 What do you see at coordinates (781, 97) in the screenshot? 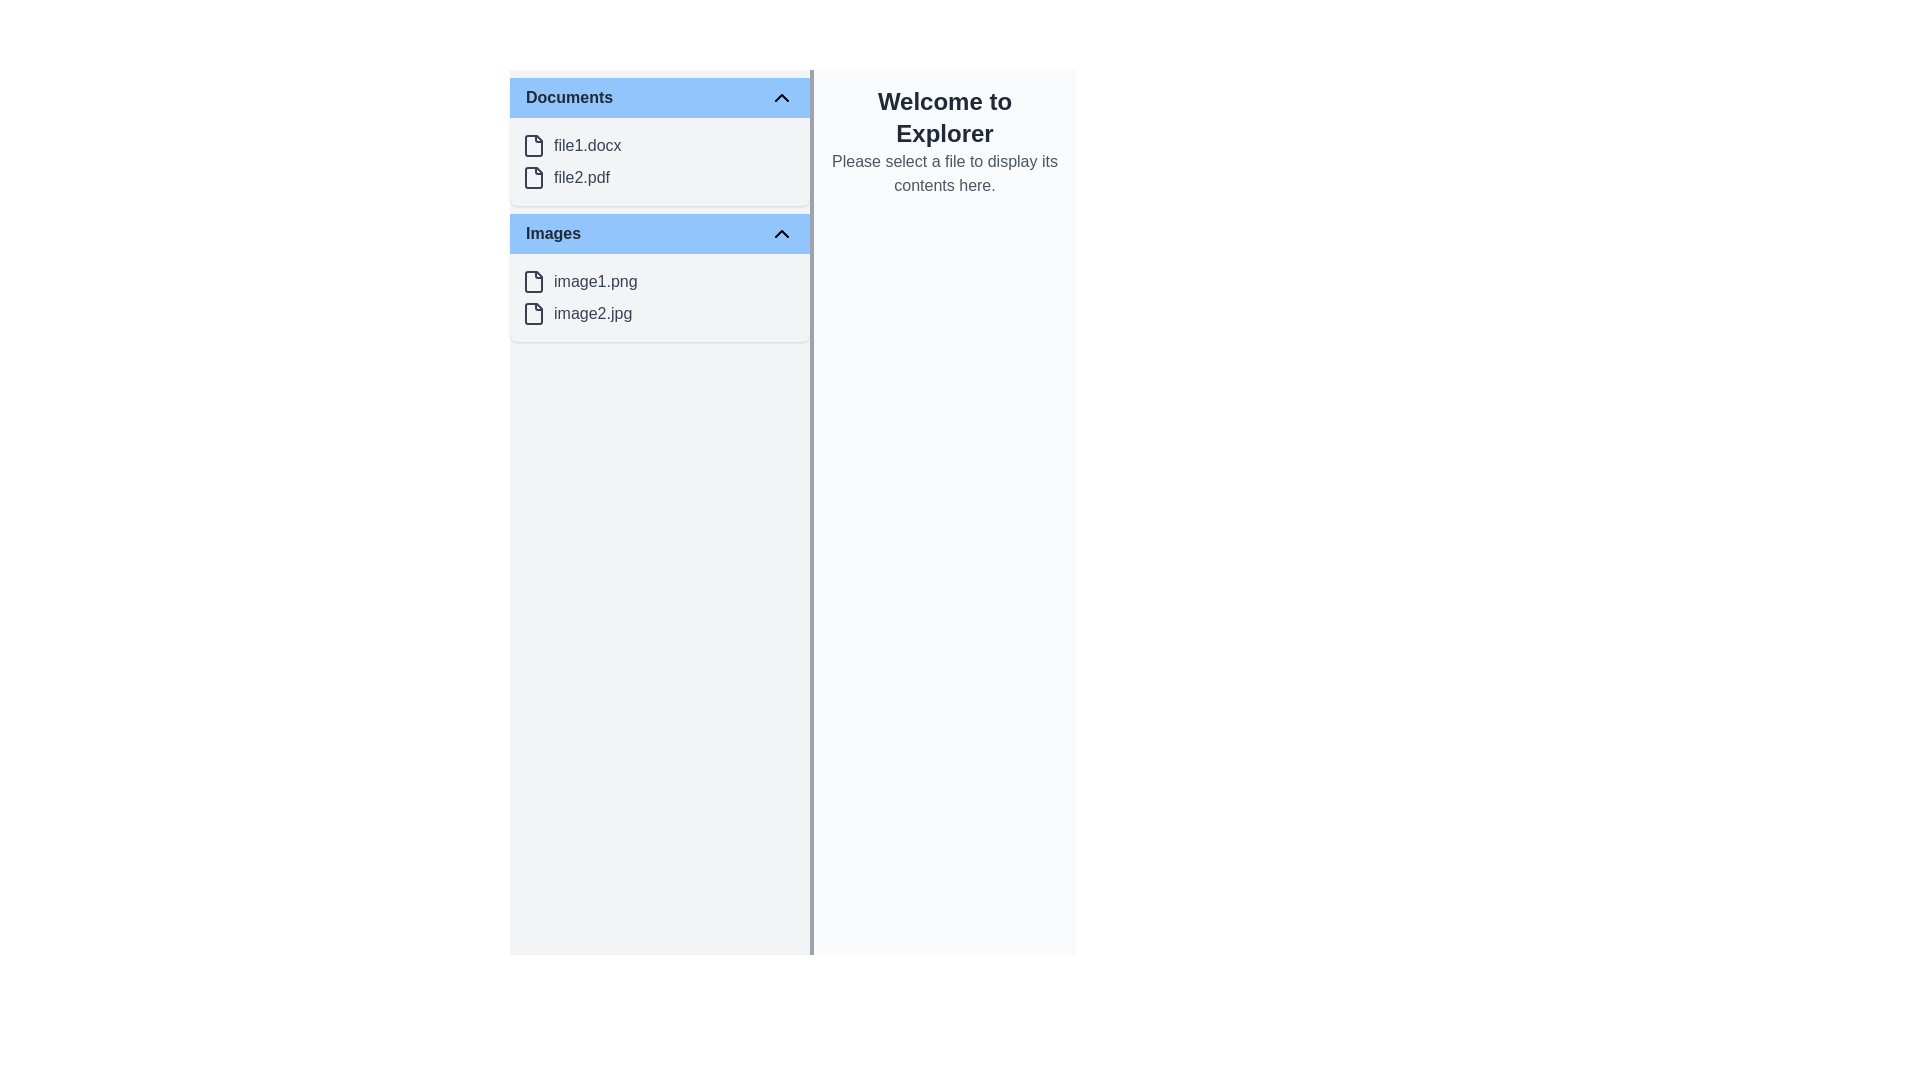
I see `the Chevron toggle icon located at the far right of the 'Documents' header` at bounding box center [781, 97].